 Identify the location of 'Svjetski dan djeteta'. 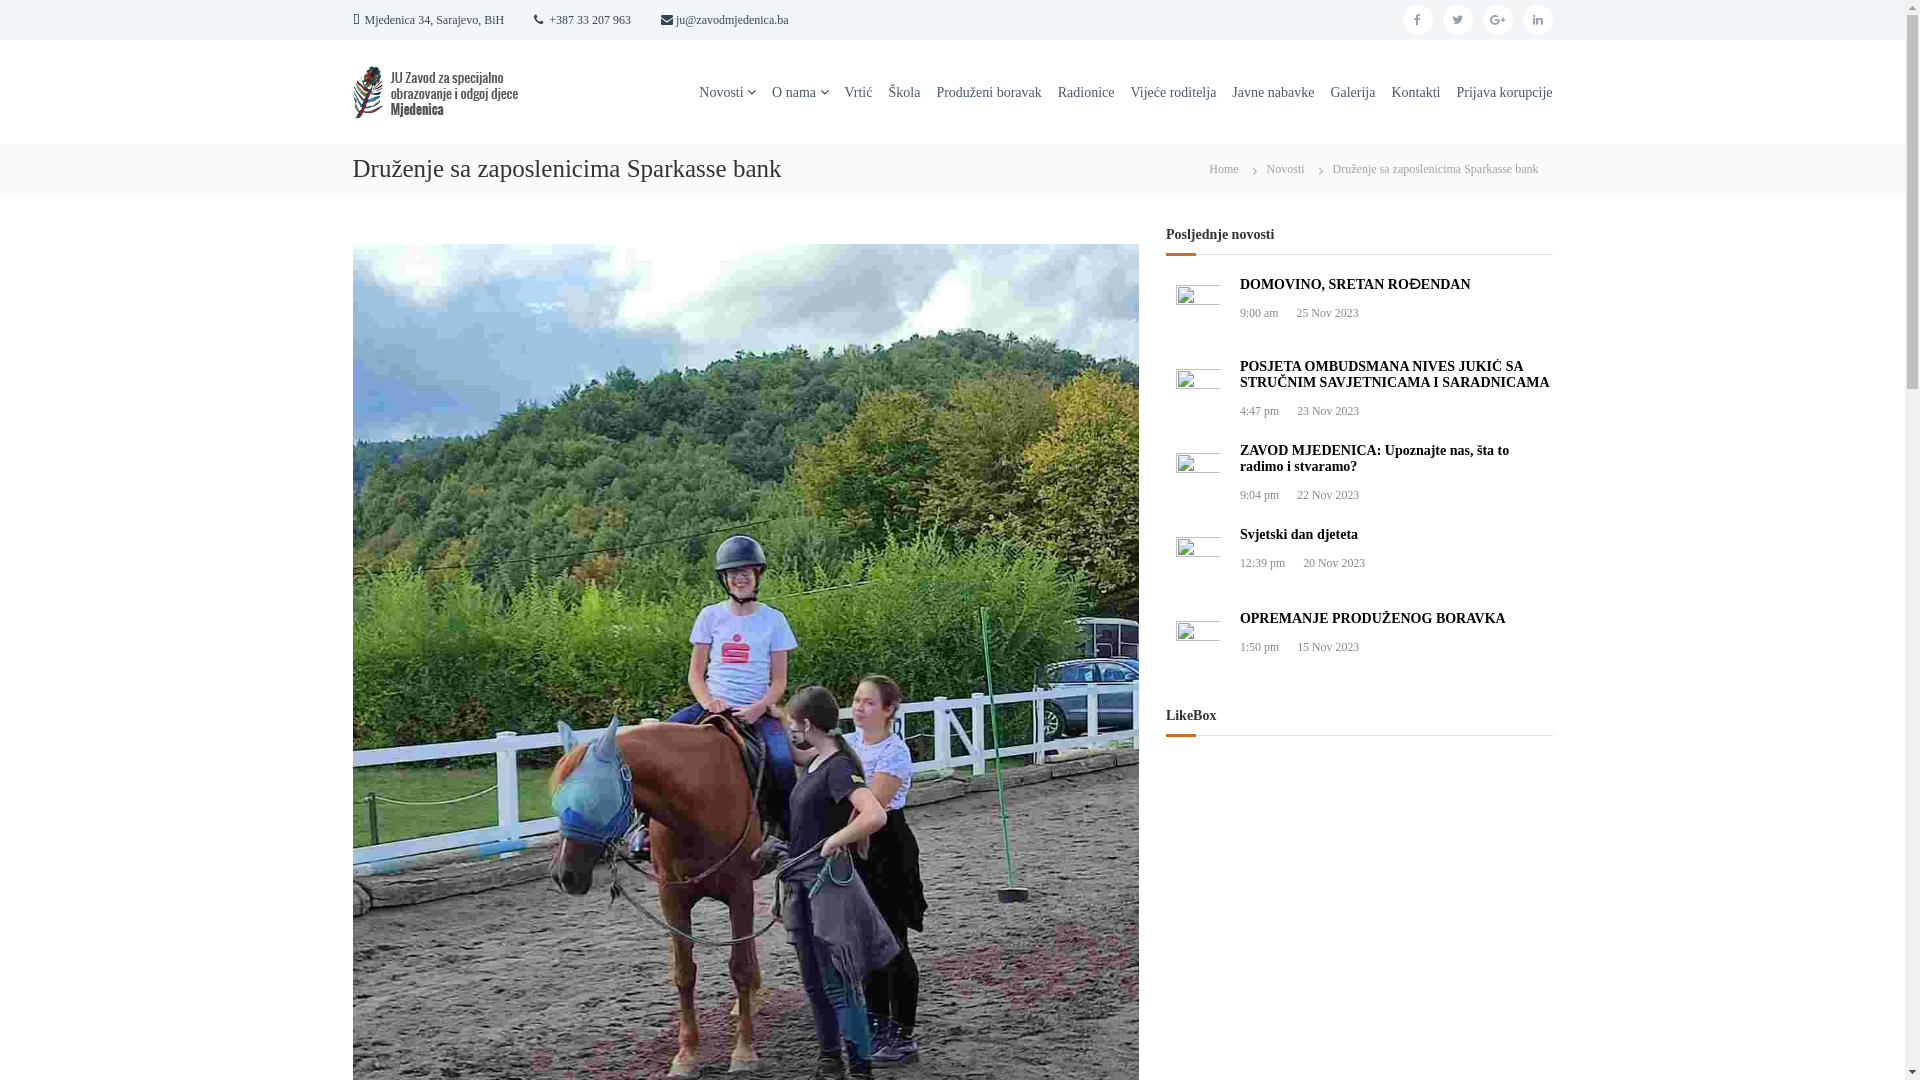
(1238, 532).